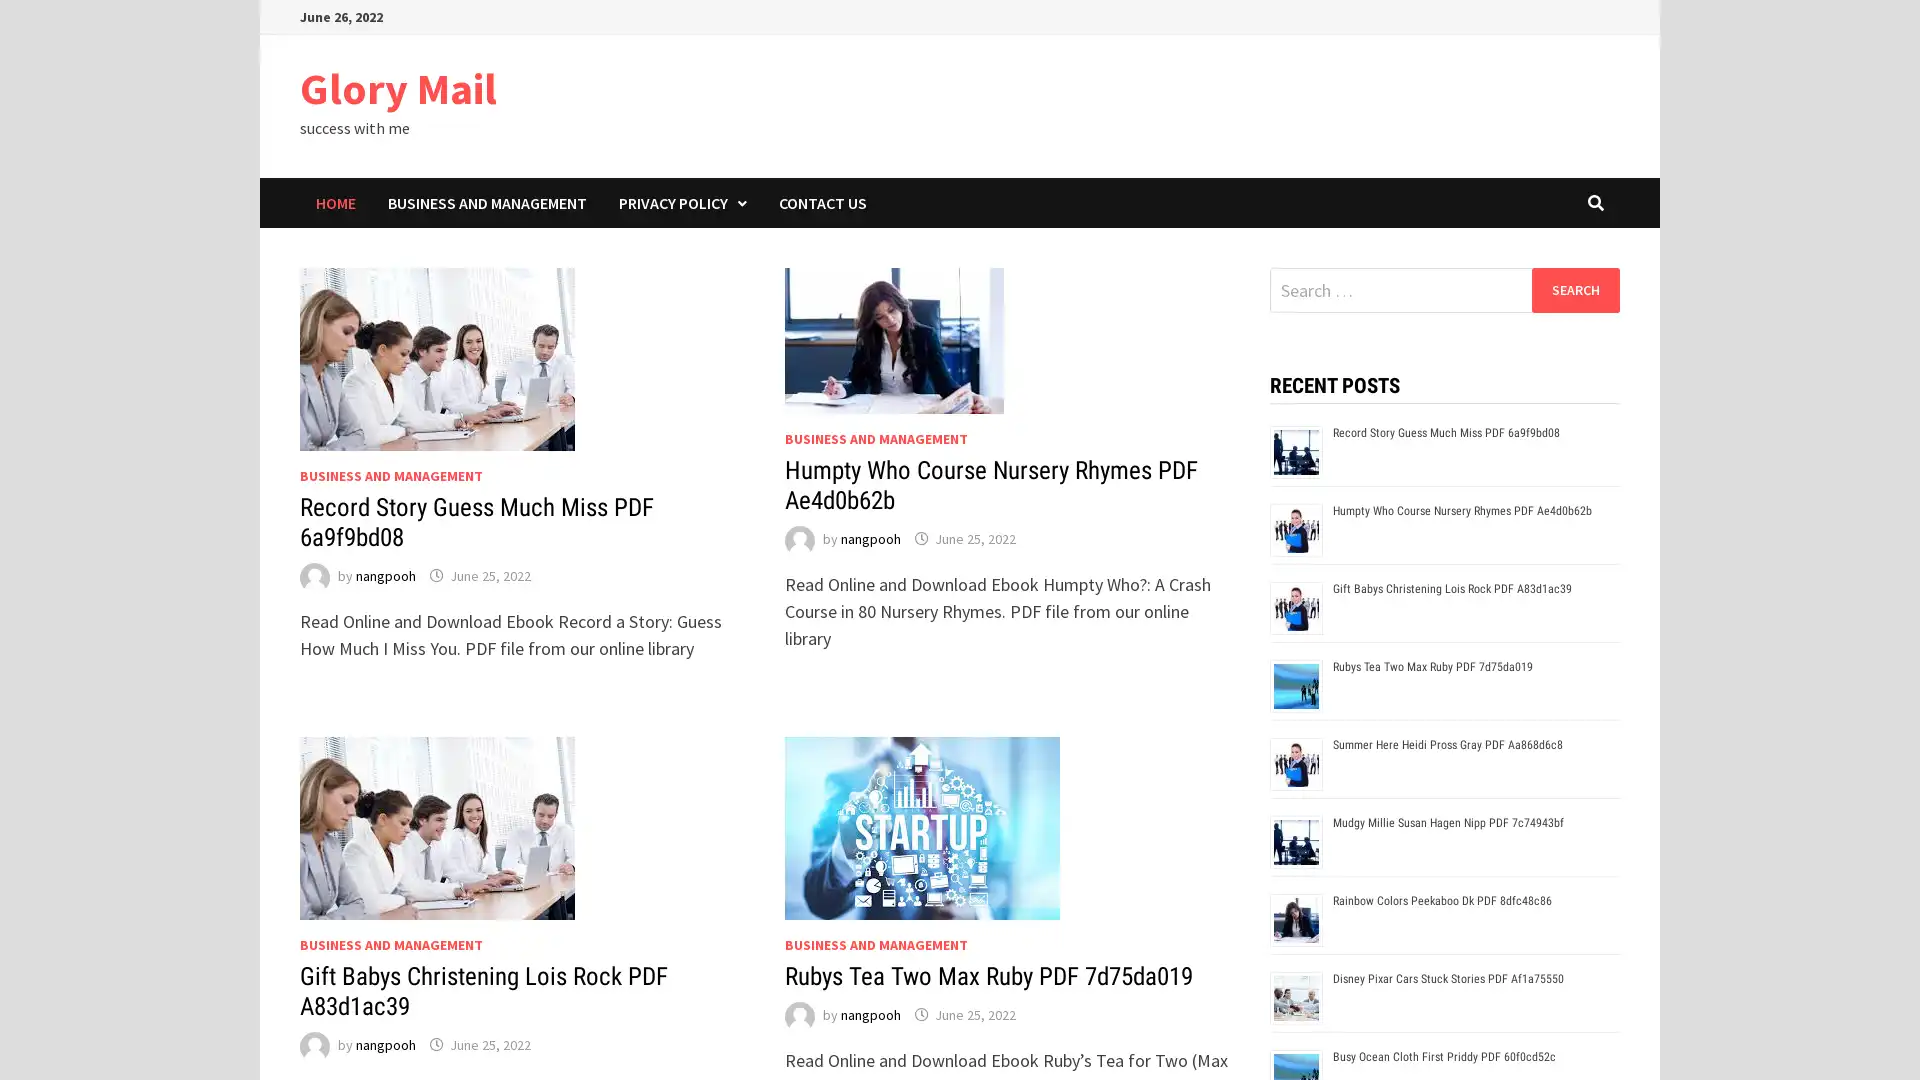 The height and width of the screenshot is (1080, 1920). What do you see at coordinates (1574, 289) in the screenshot?
I see `Search` at bounding box center [1574, 289].